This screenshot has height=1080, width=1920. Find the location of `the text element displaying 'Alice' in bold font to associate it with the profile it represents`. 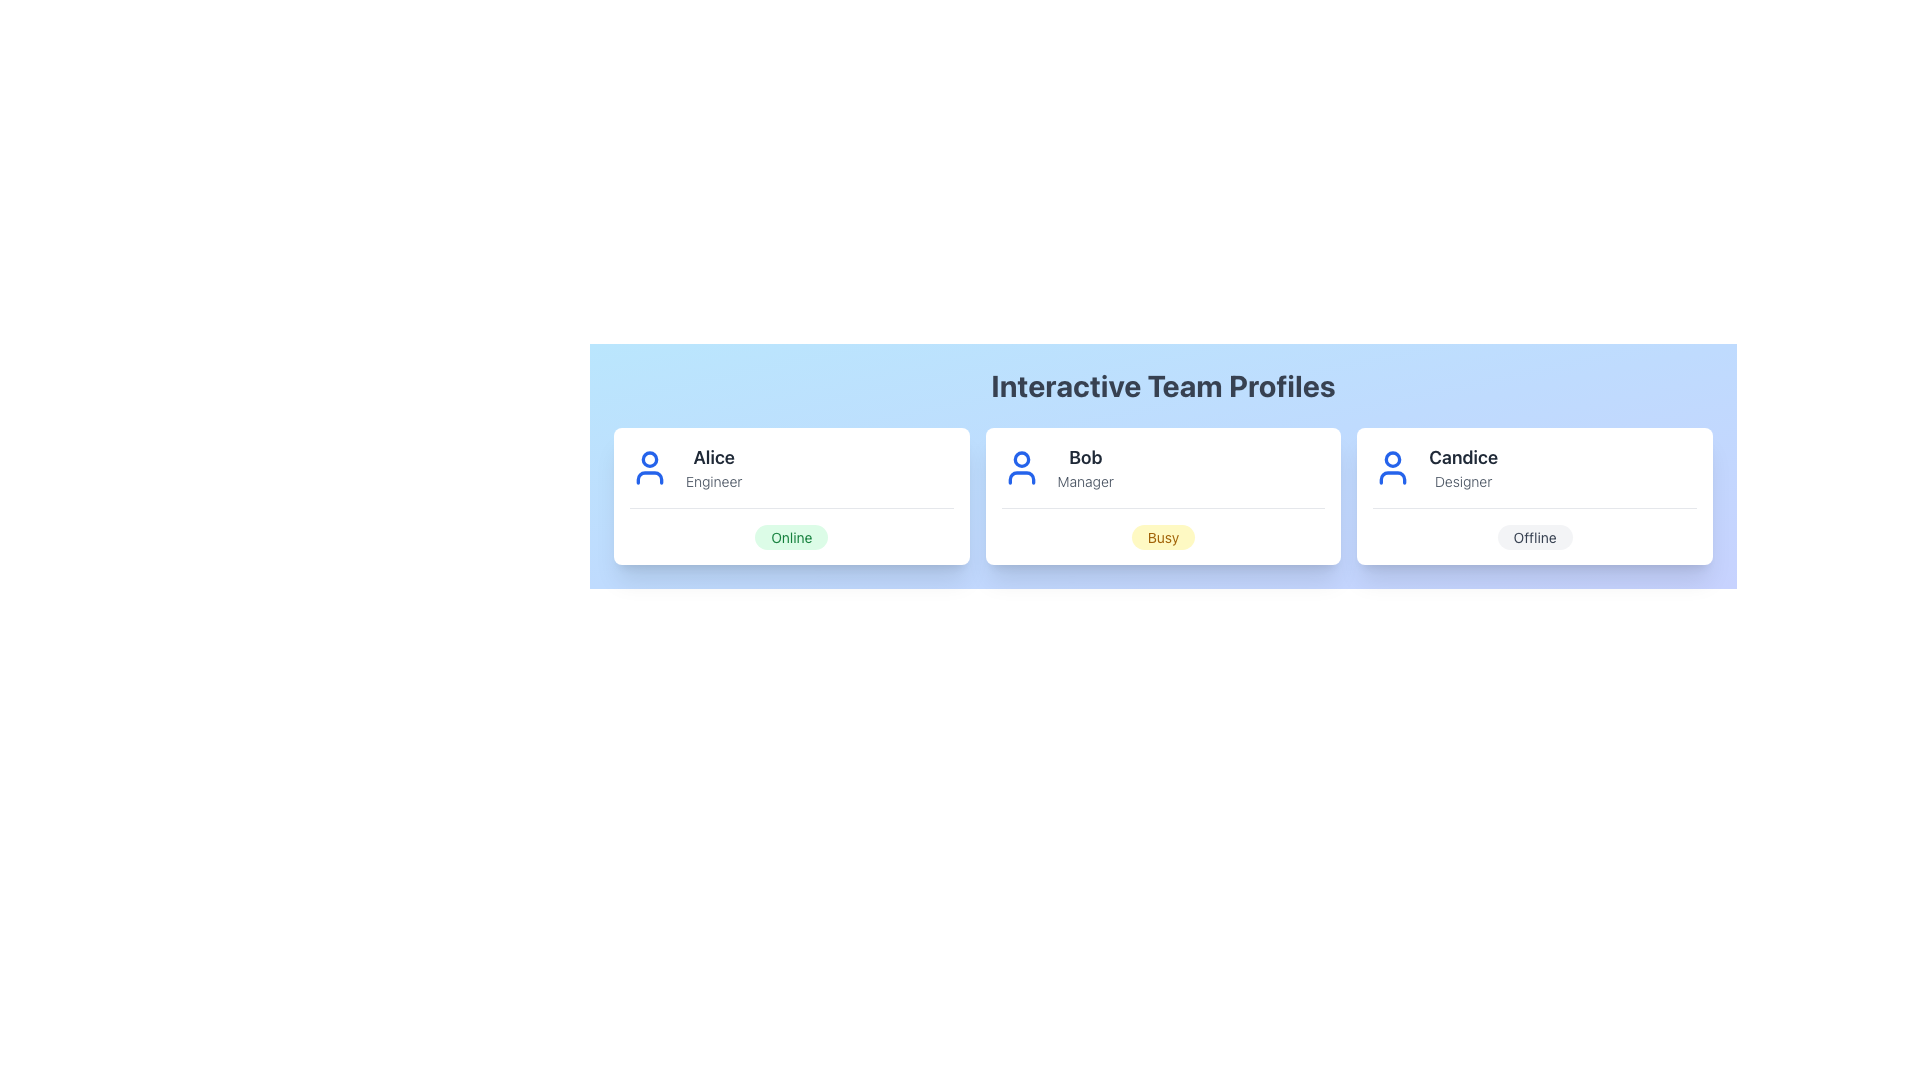

the text element displaying 'Alice' in bold font to associate it with the profile it represents is located at coordinates (714, 467).